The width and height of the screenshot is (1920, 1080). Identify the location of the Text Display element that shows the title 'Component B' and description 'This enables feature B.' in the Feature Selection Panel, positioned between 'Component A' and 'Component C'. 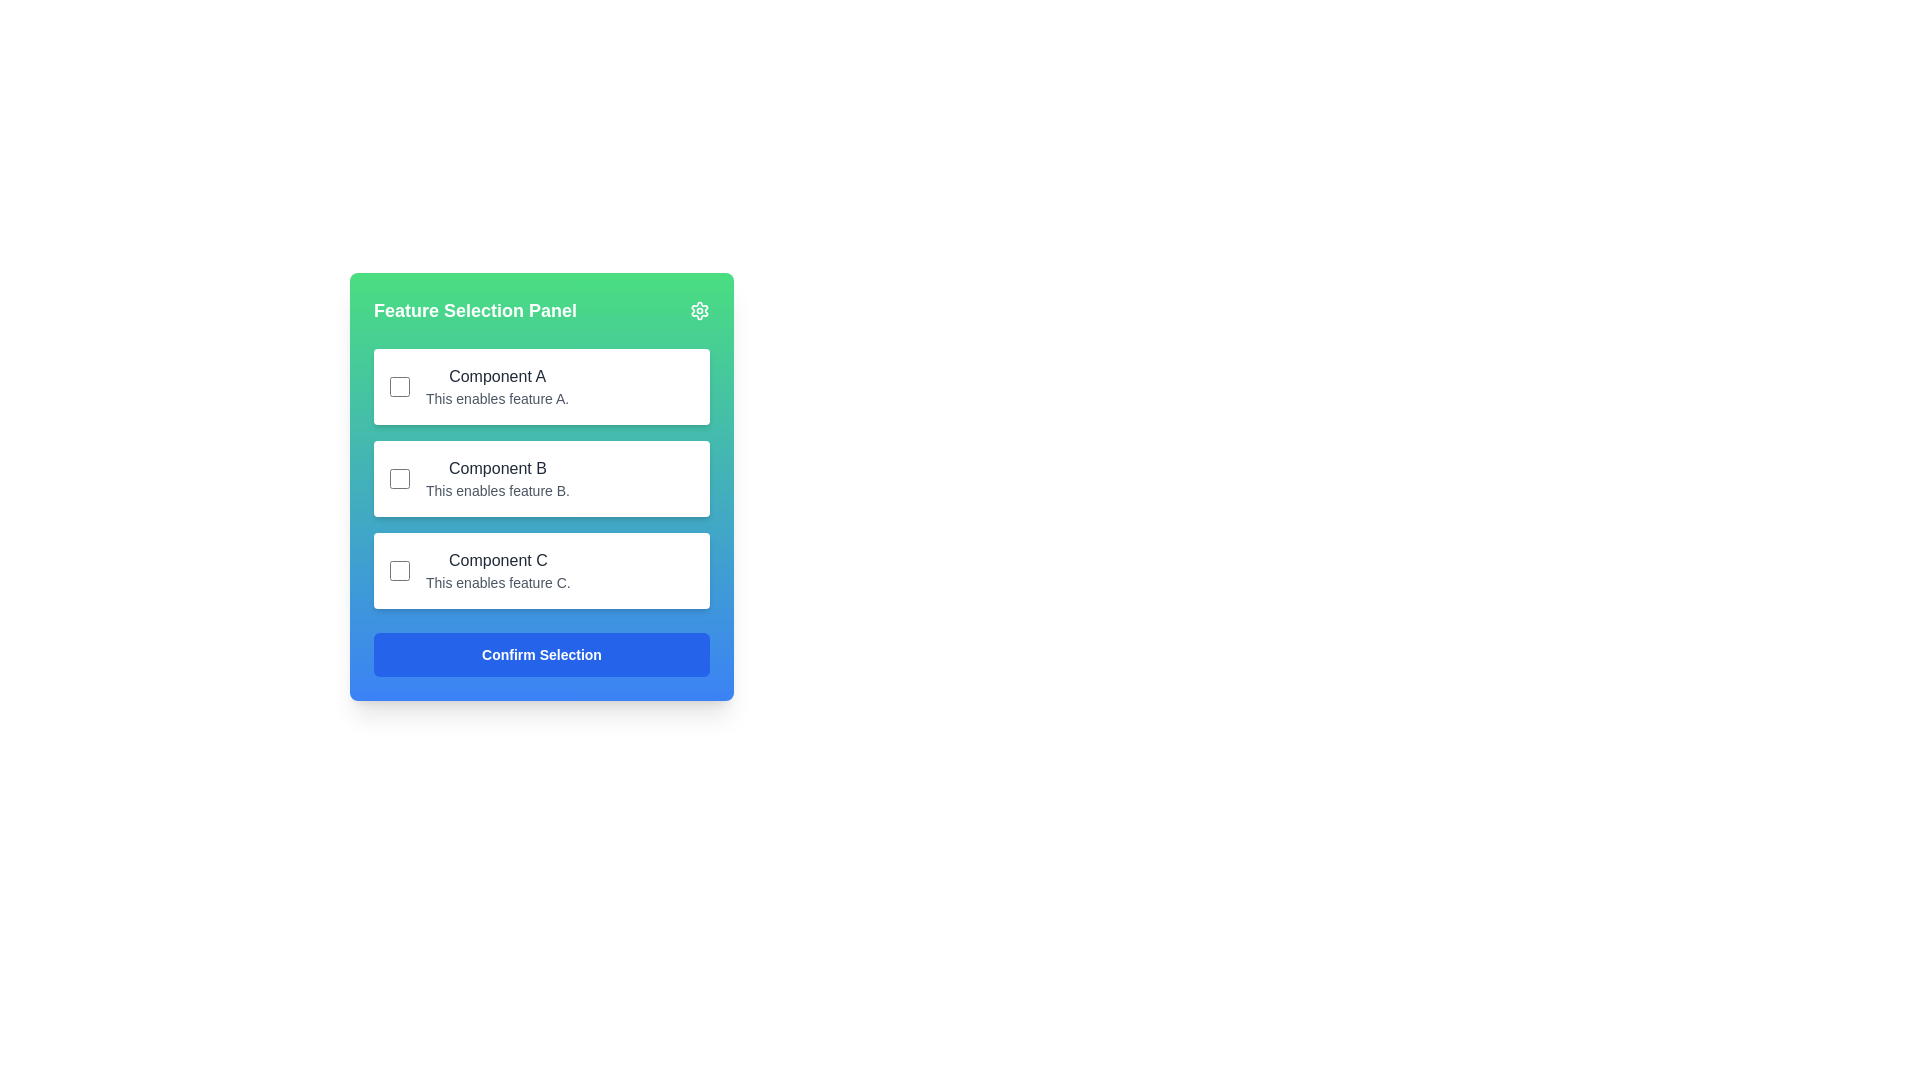
(498, 478).